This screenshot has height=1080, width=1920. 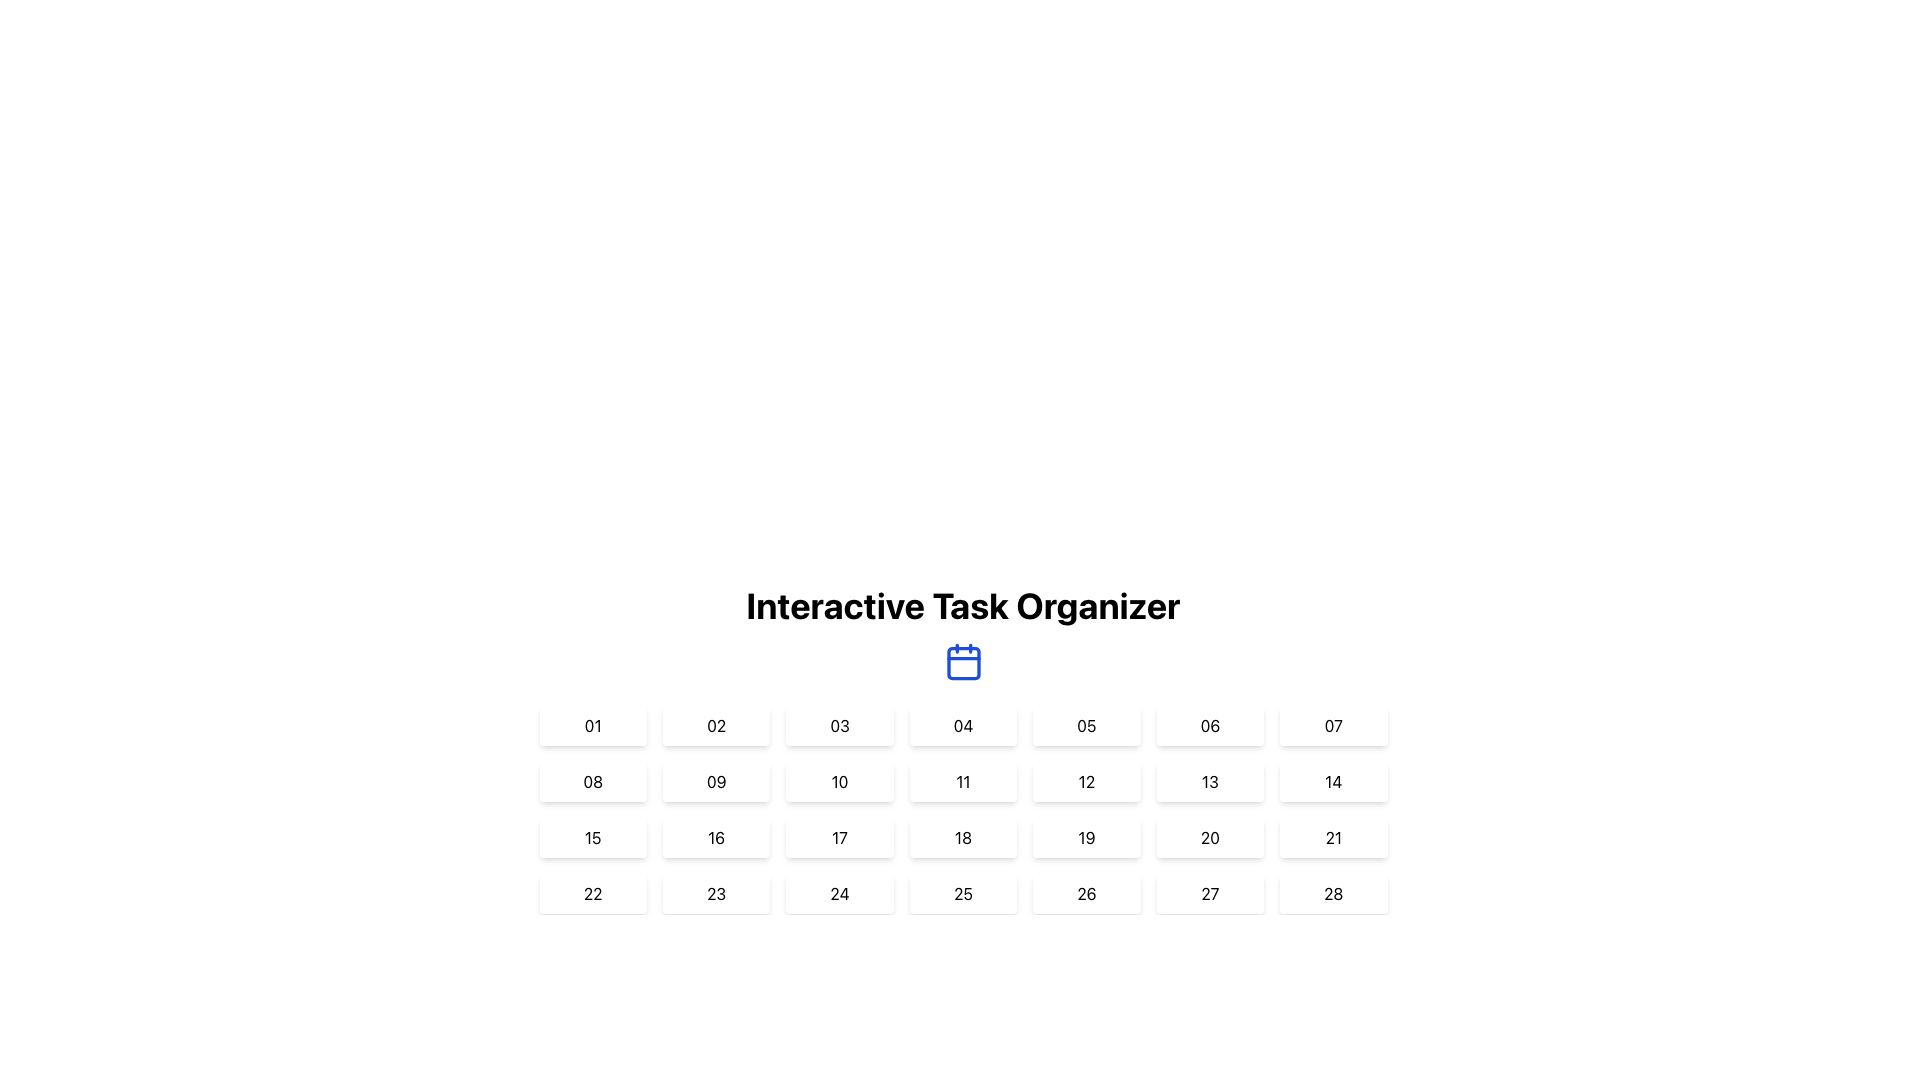 What do you see at coordinates (840, 893) in the screenshot?
I see `the button that displays the number '24' in bold text, located in the fourth row and third column of the grid layout` at bounding box center [840, 893].